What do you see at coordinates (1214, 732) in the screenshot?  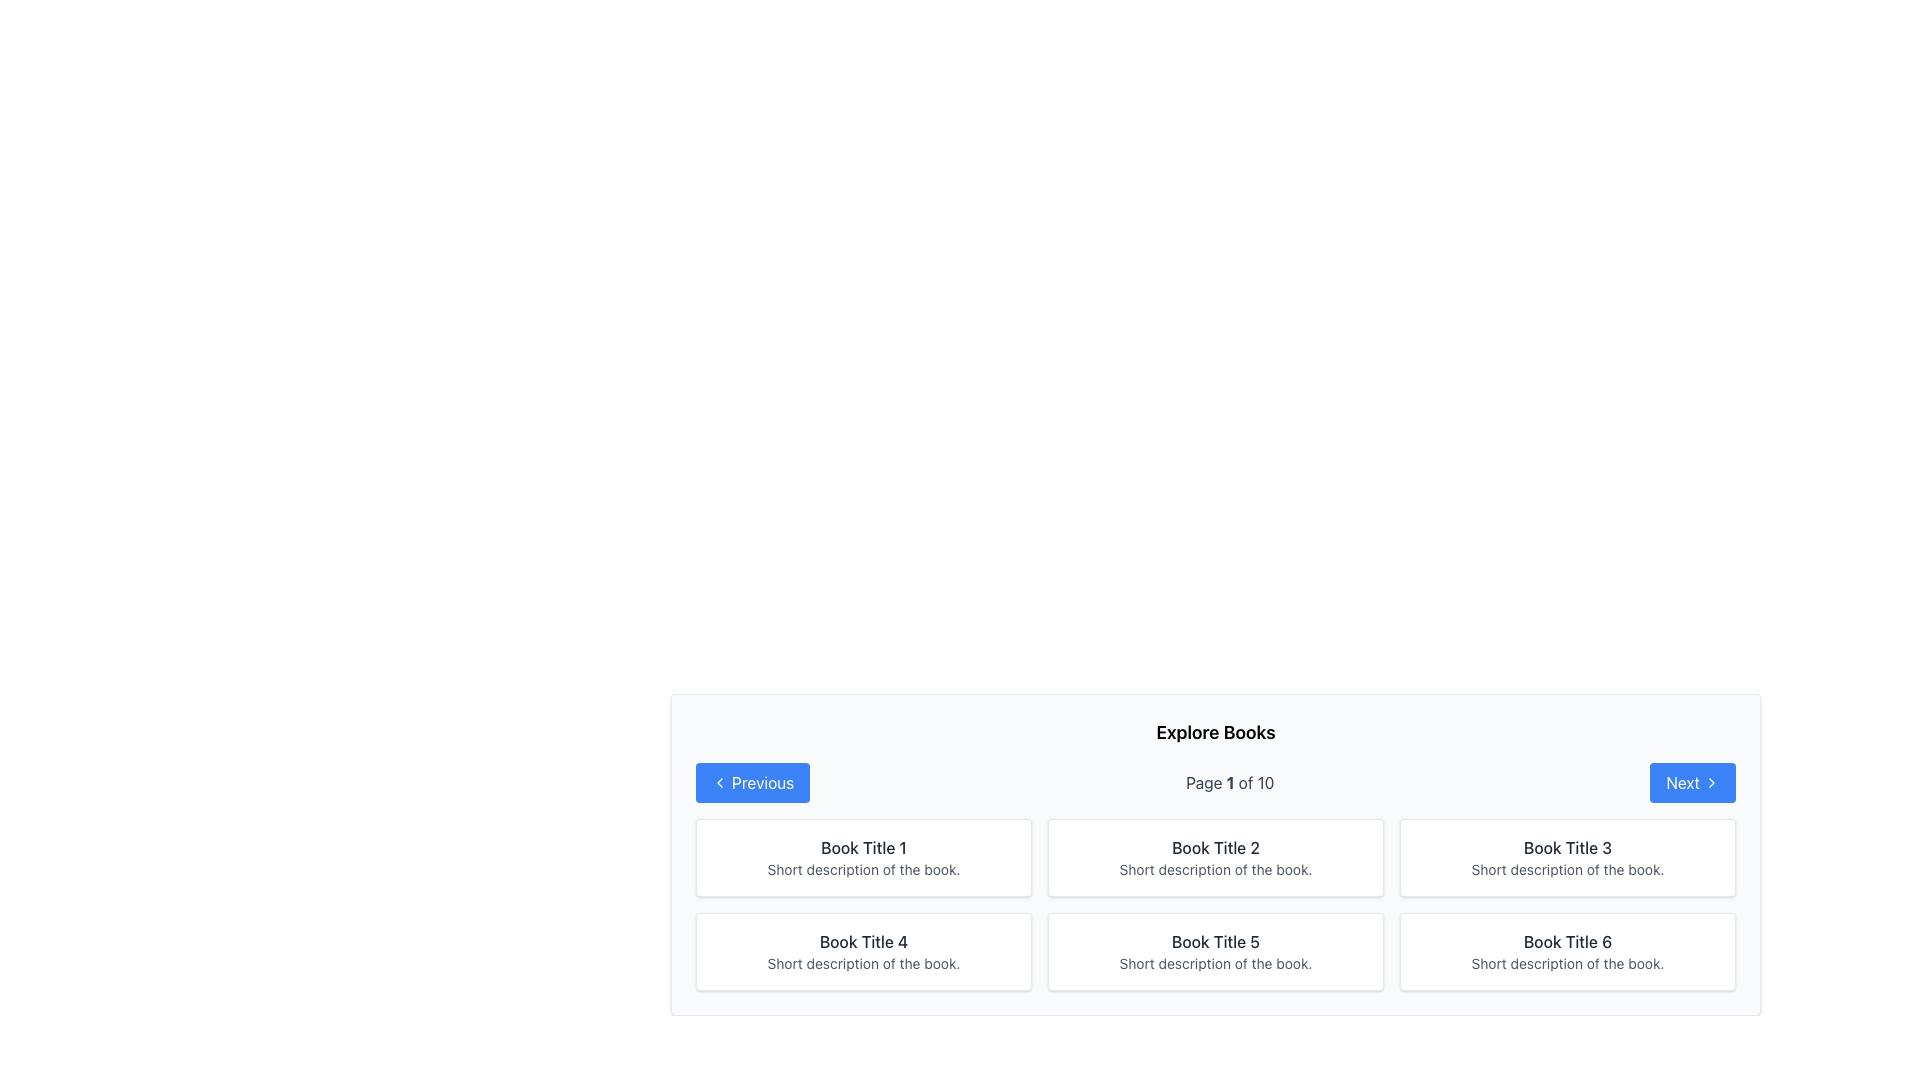 I see `the section heading text element that introduces the list of books, located at the top center of the paginated interface` at bounding box center [1214, 732].